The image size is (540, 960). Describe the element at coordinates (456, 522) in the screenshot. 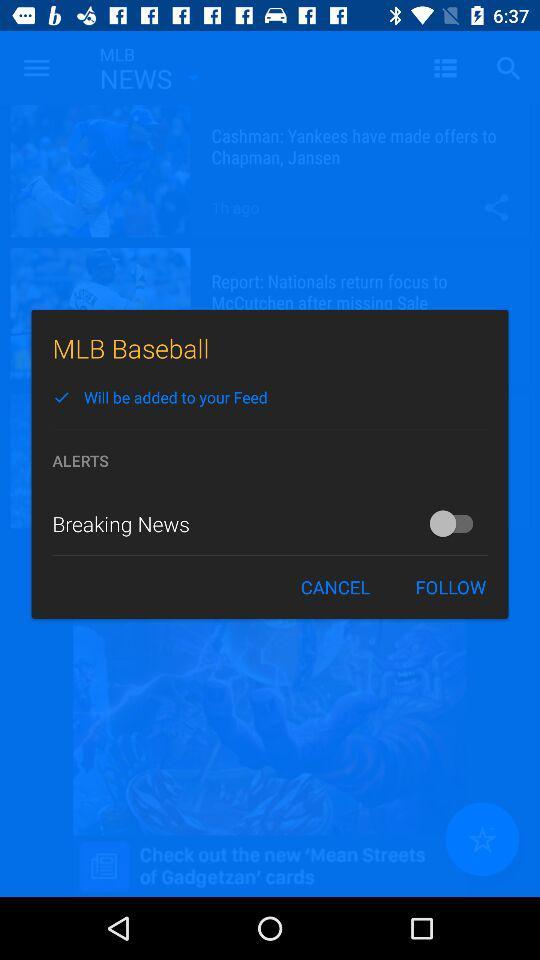

I see `autoplay option` at that location.